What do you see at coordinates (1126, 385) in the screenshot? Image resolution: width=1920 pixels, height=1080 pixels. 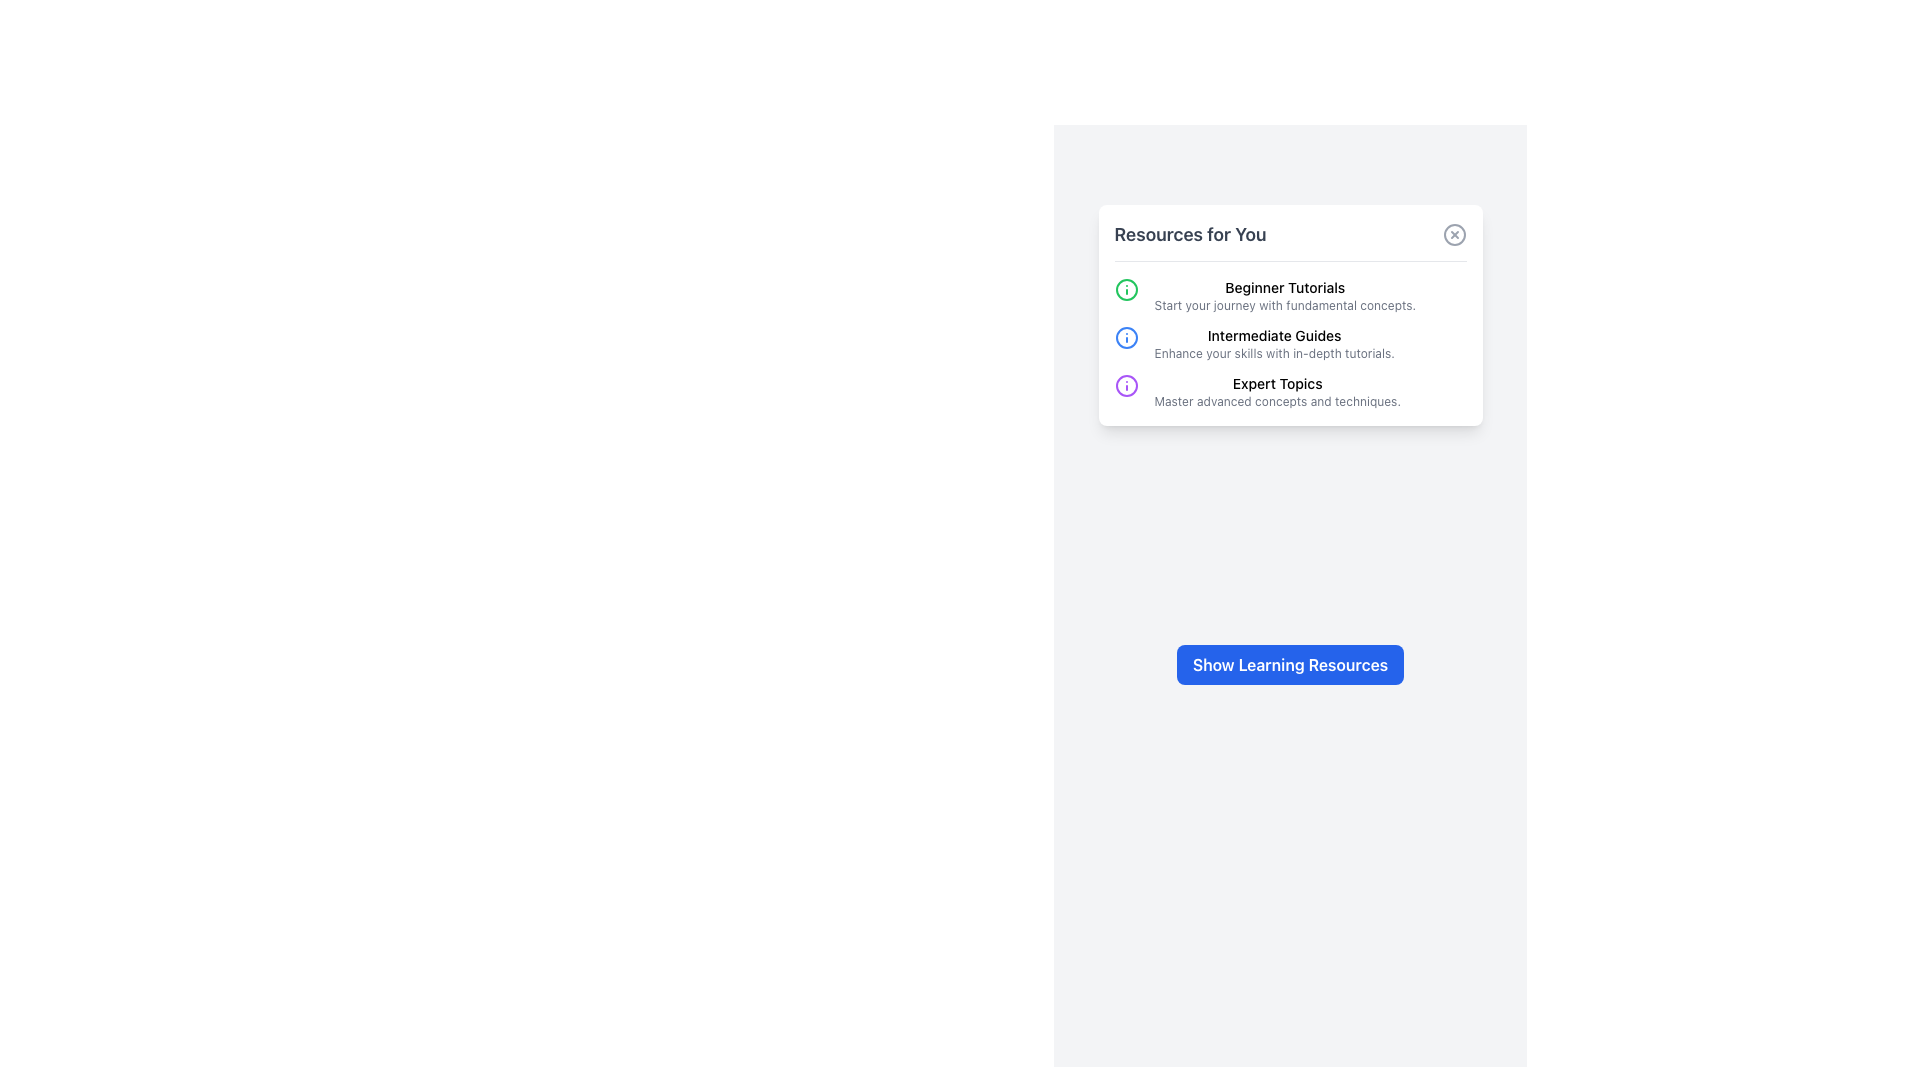 I see `the Circle SVG graphic component associated with the 'Beginner Tutorials' section, which is positioned slightly to the left of the text description` at bounding box center [1126, 385].